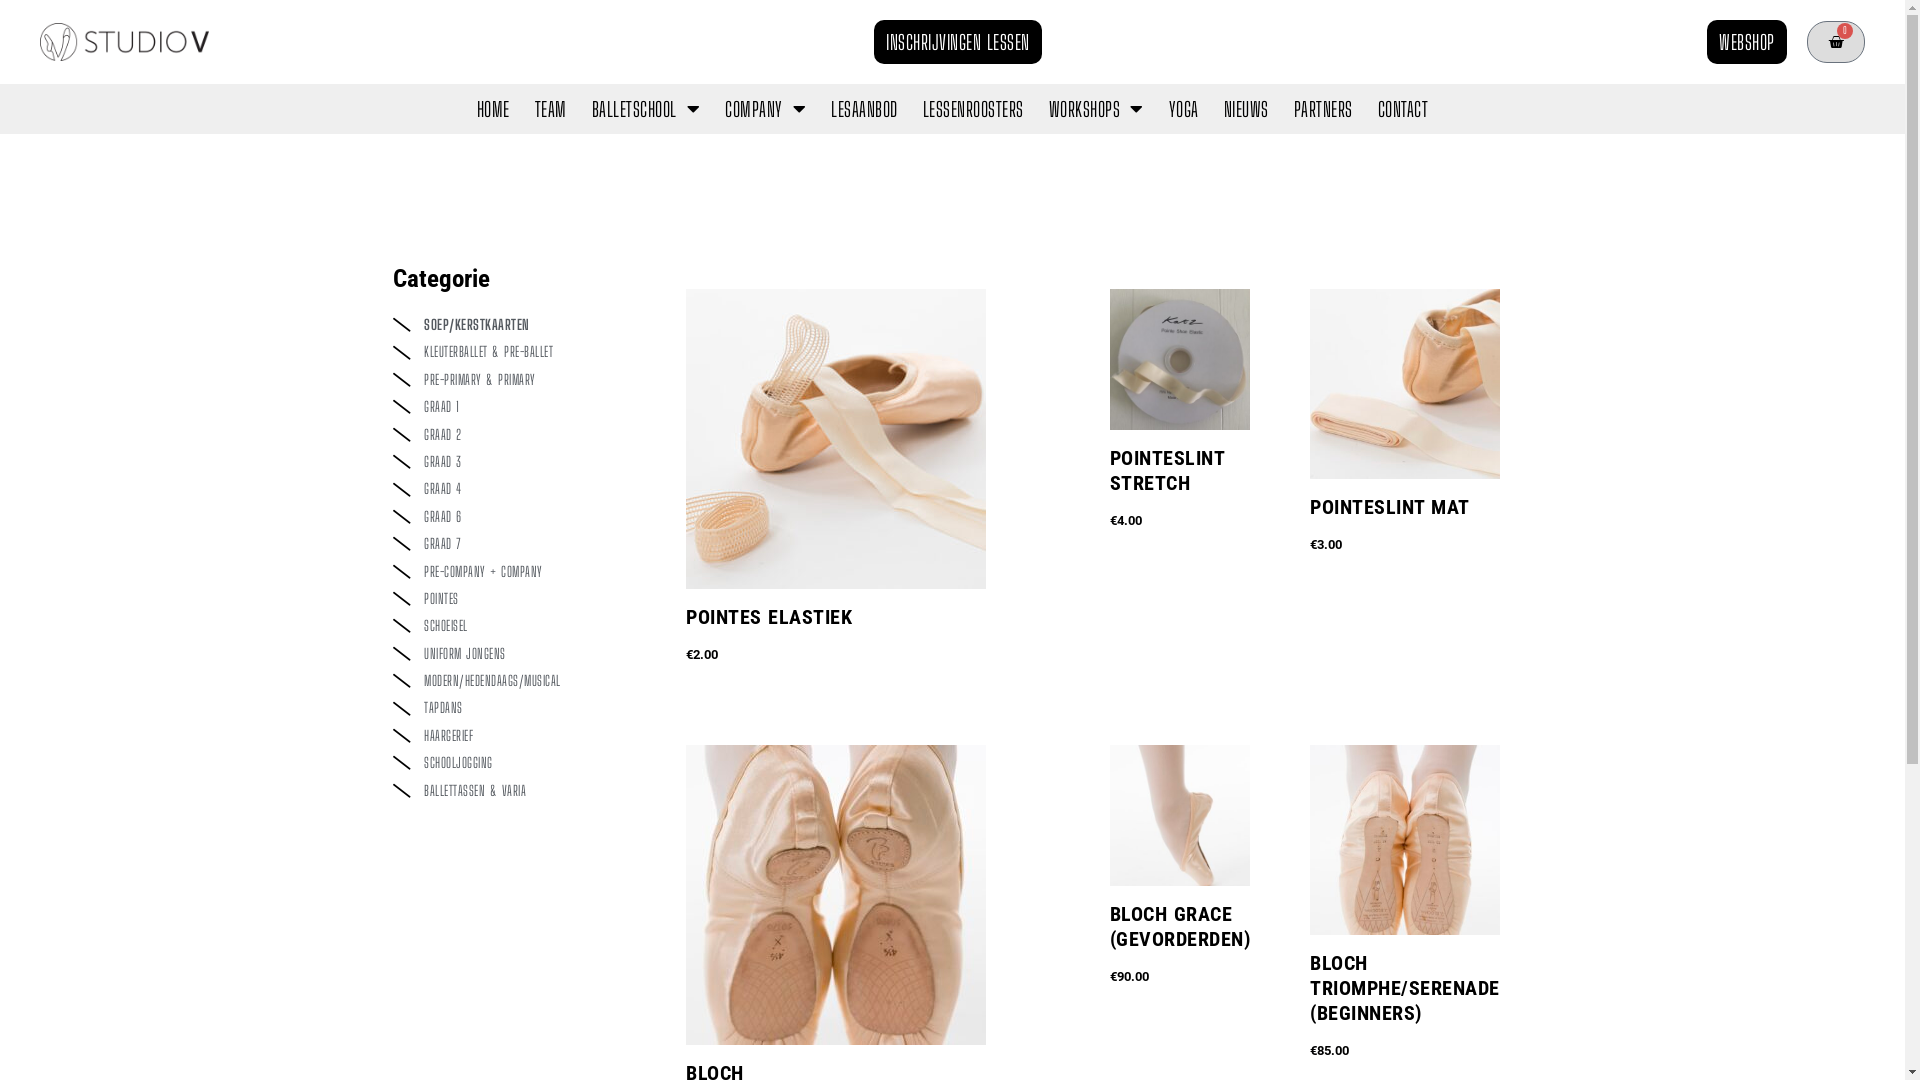 Image resolution: width=1920 pixels, height=1080 pixels. I want to click on 'PRE-COMPANY + COMPANY', so click(518, 571).